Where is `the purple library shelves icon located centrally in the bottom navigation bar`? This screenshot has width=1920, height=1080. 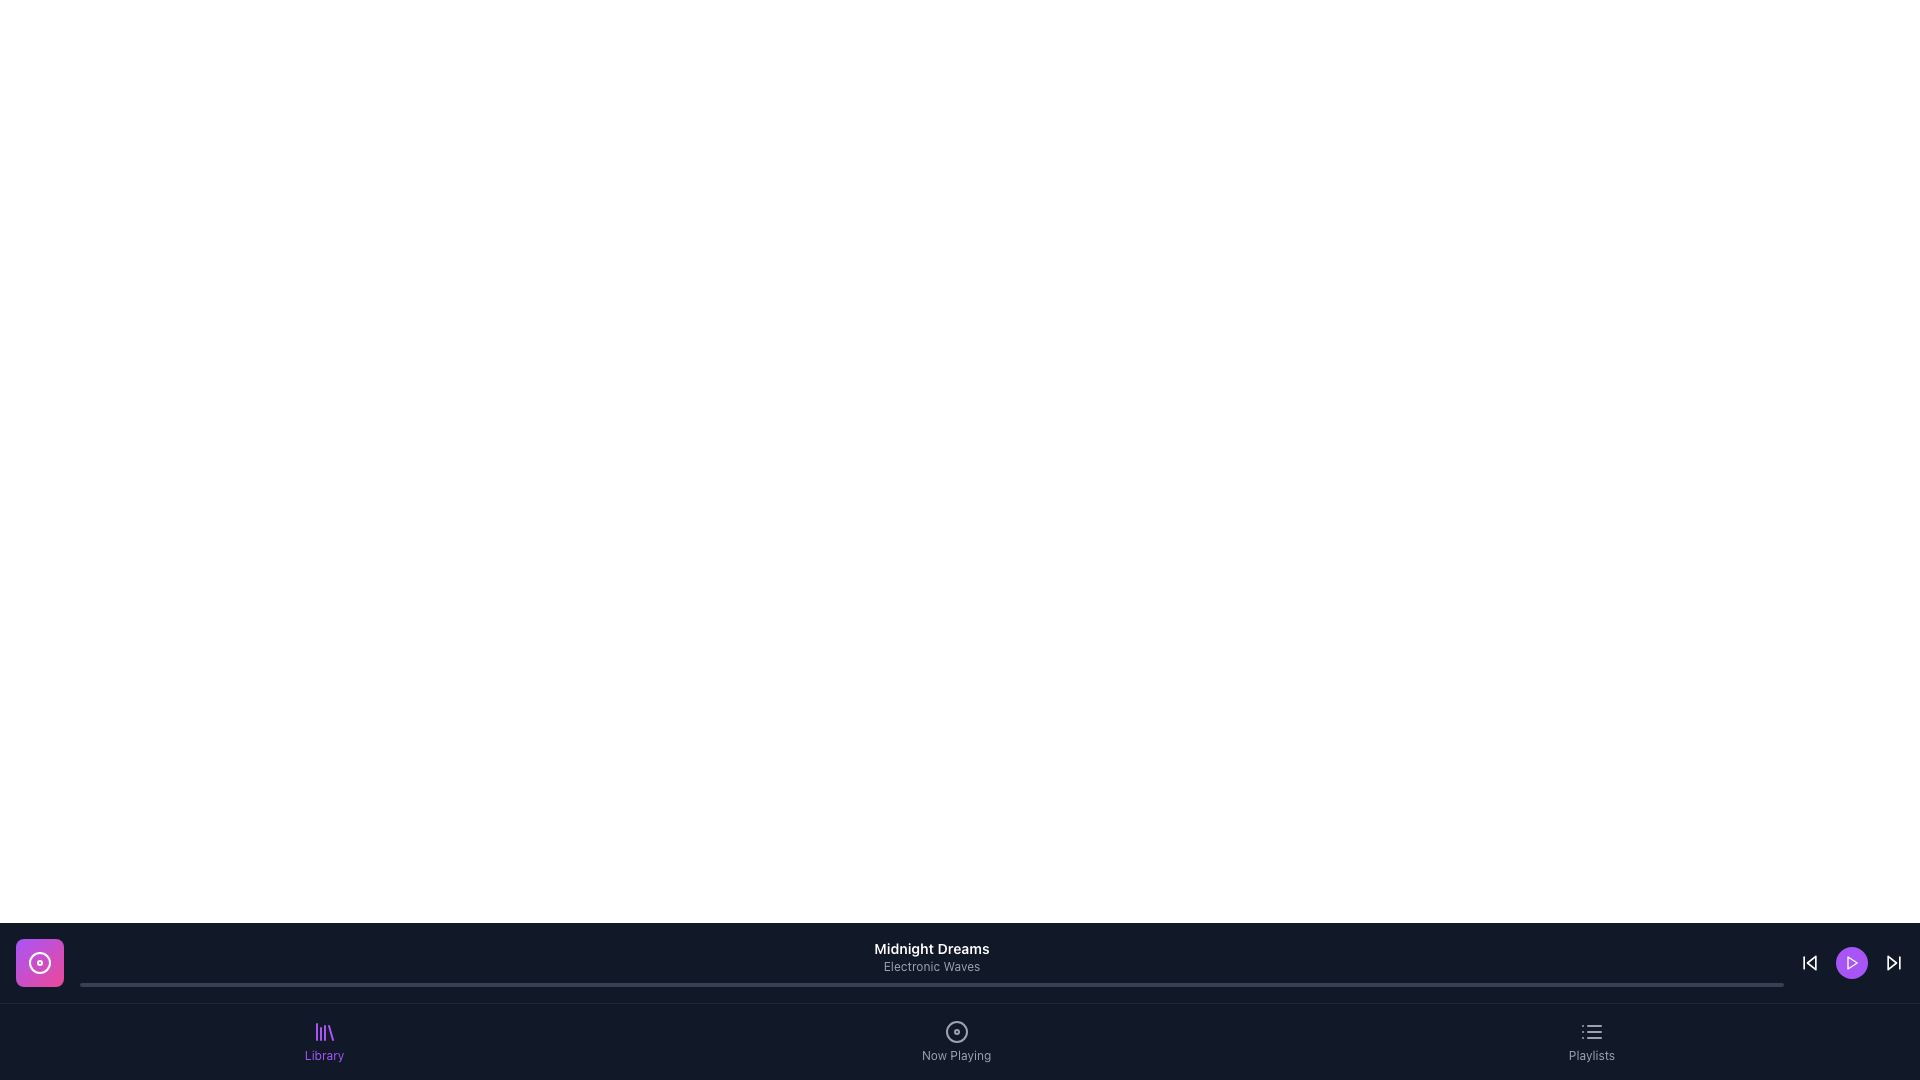 the purple library shelves icon located centrally in the bottom navigation bar is located at coordinates (324, 1032).